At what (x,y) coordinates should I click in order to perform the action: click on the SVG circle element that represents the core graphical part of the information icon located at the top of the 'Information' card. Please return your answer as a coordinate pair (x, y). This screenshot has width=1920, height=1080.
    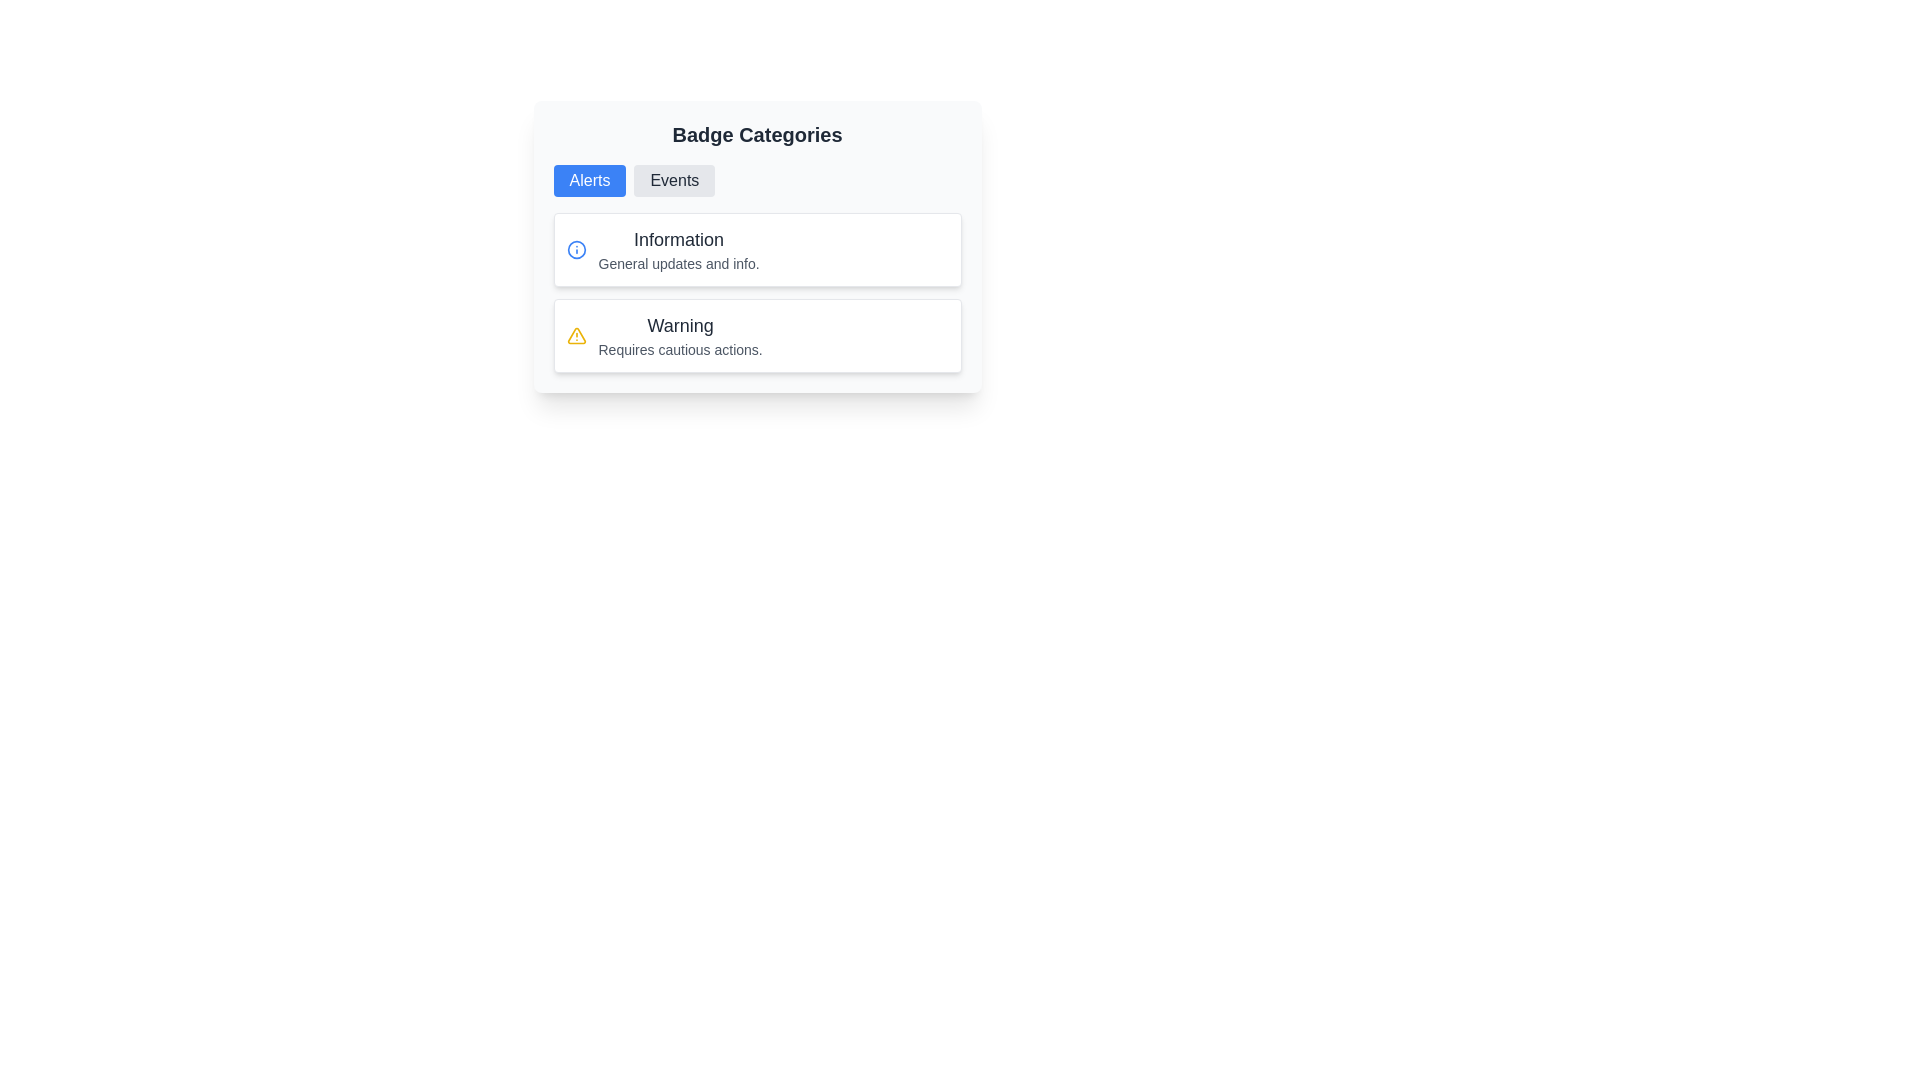
    Looking at the image, I should click on (575, 249).